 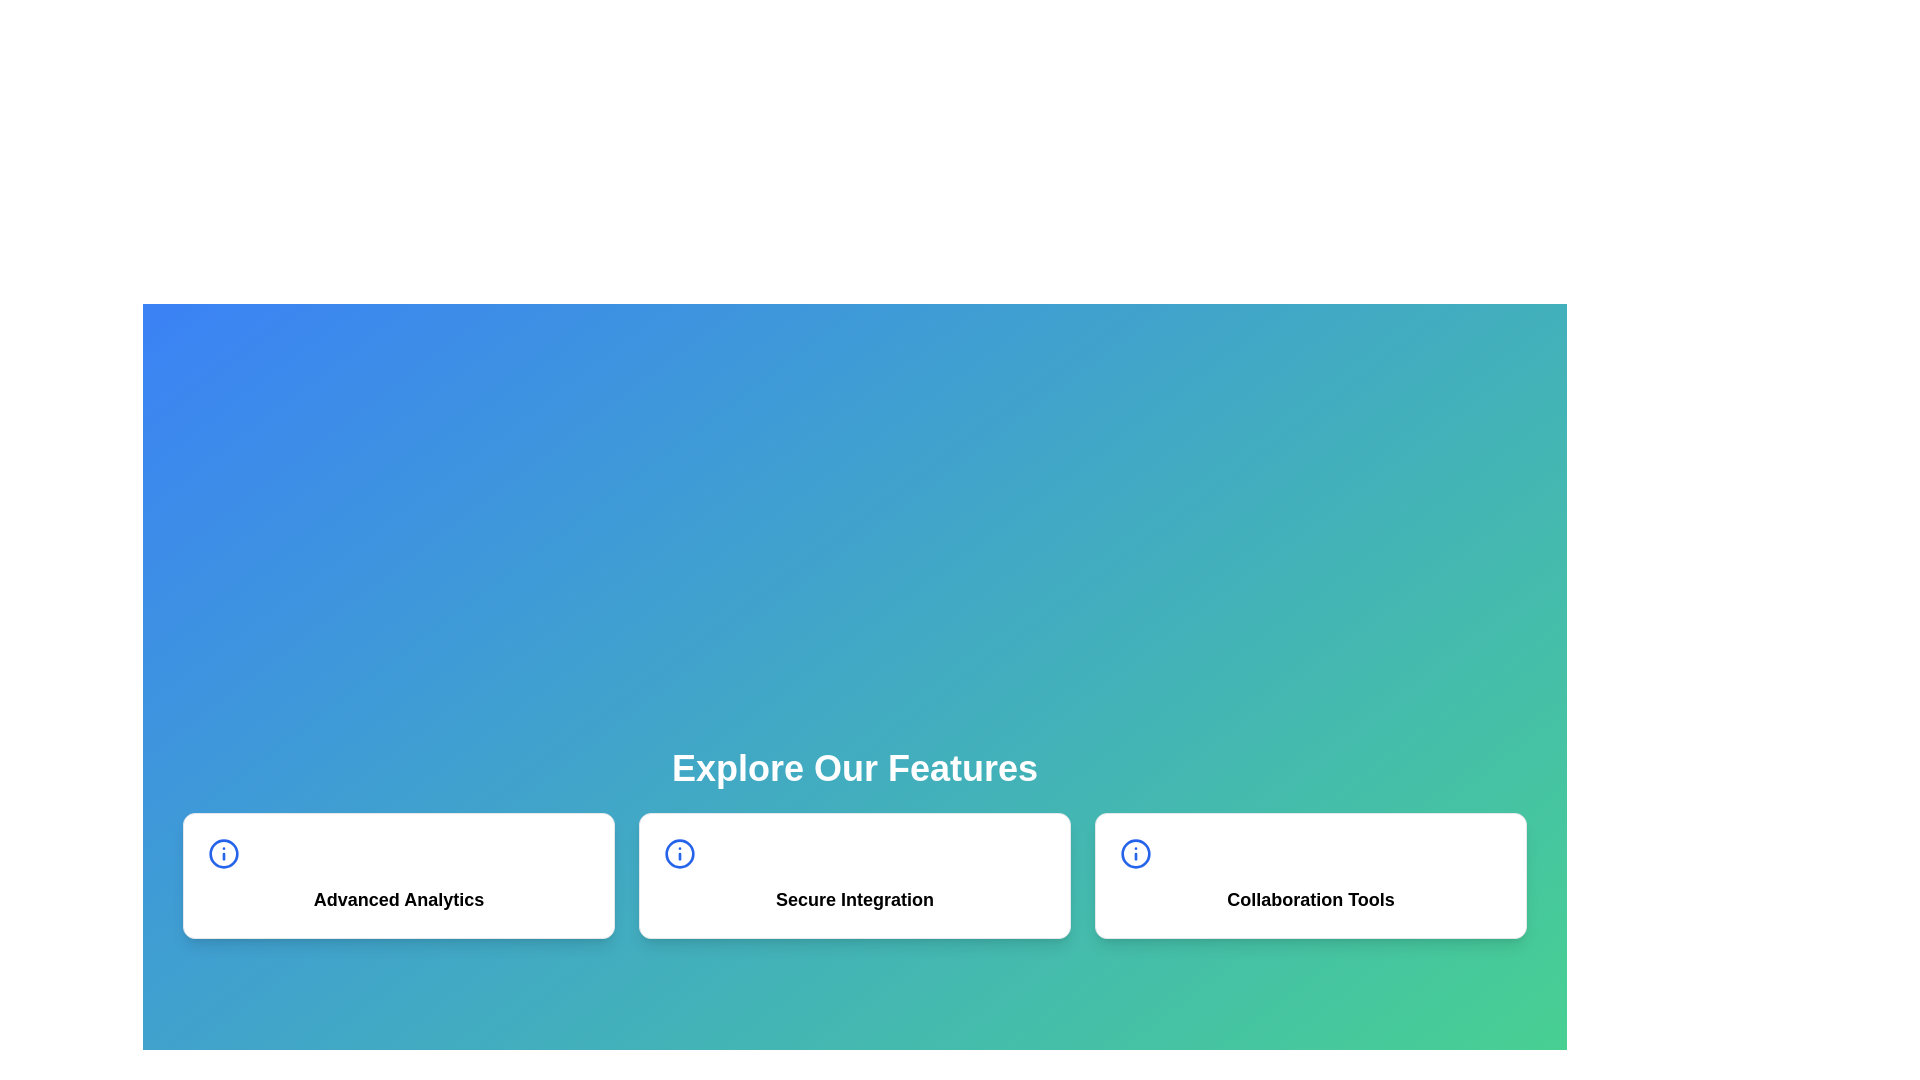 What do you see at coordinates (224, 853) in the screenshot?
I see `the icon located at the top-left side of the 'Advanced Analytics' card, which serves as a visual indicator for supplementary information` at bounding box center [224, 853].